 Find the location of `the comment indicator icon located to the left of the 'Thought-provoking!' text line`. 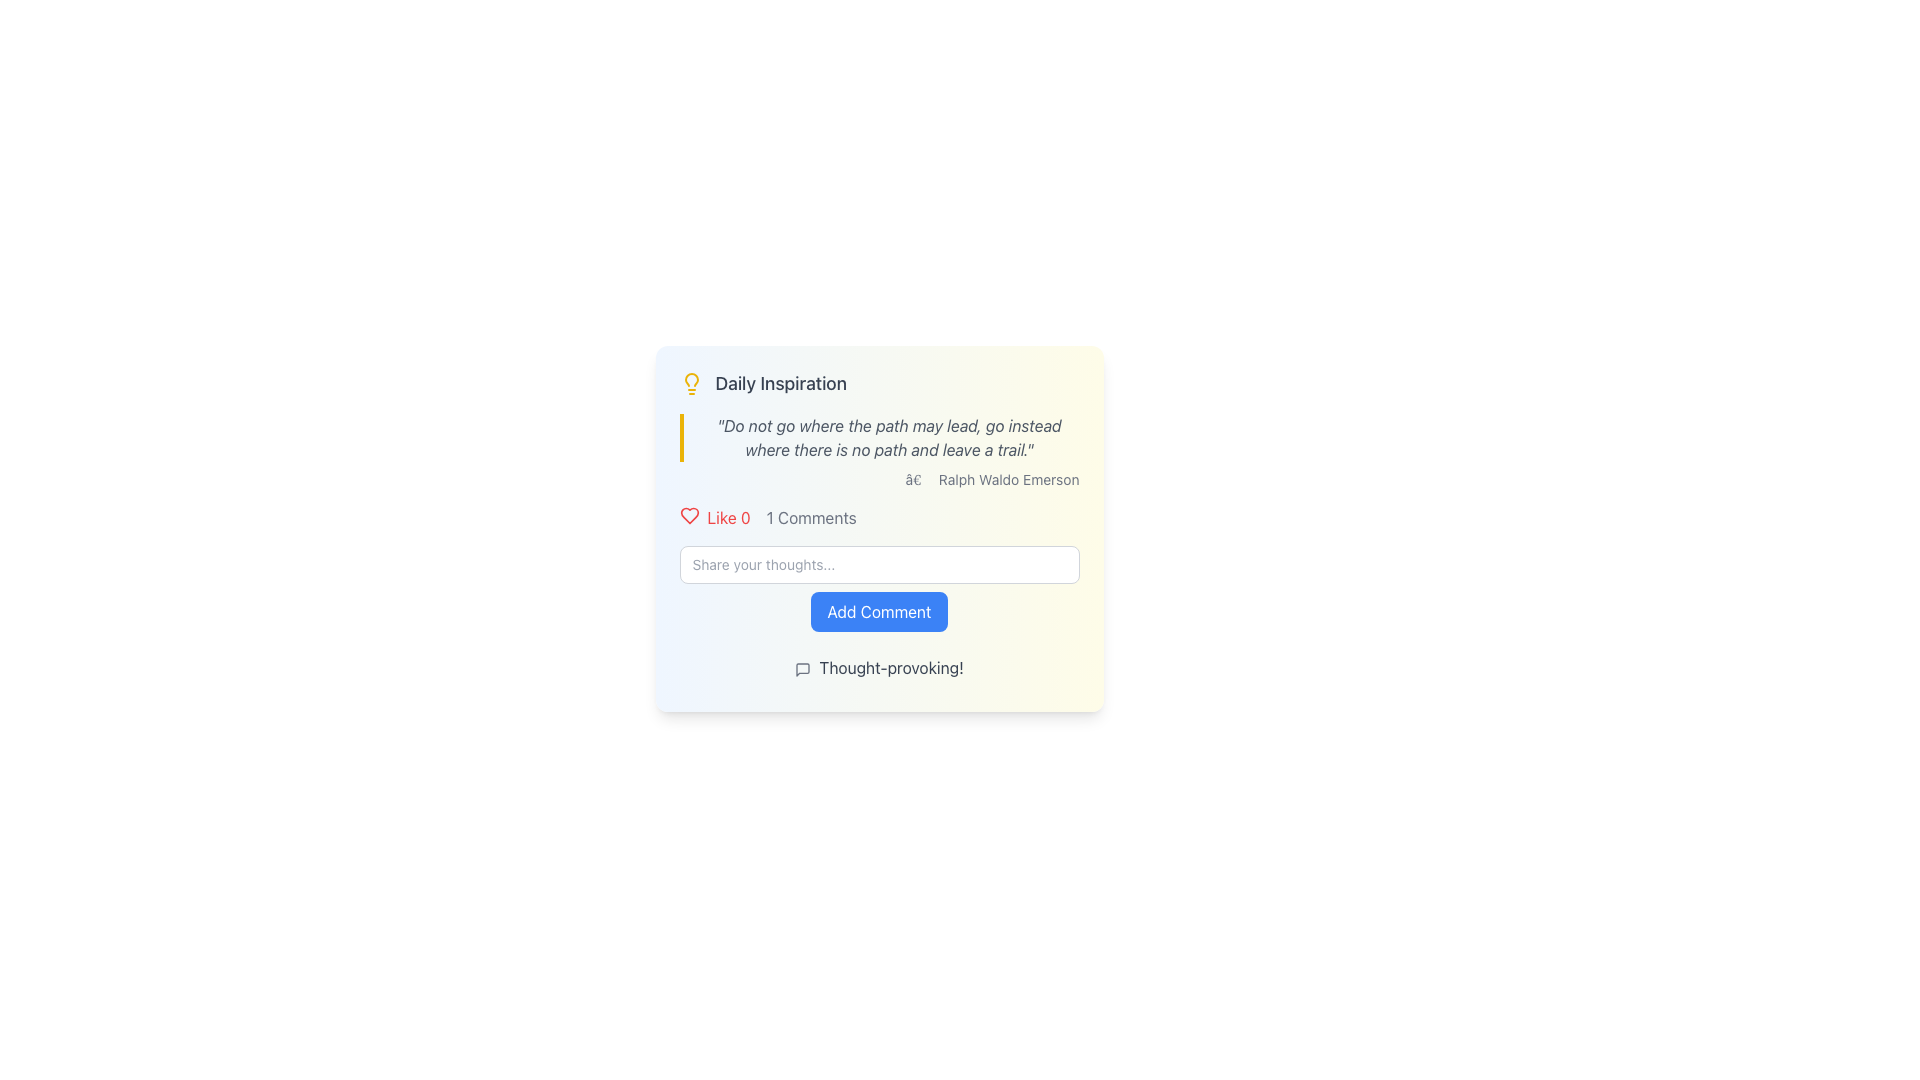

the comment indicator icon located to the left of the 'Thought-provoking!' text line is located at coordinates (803, 669).